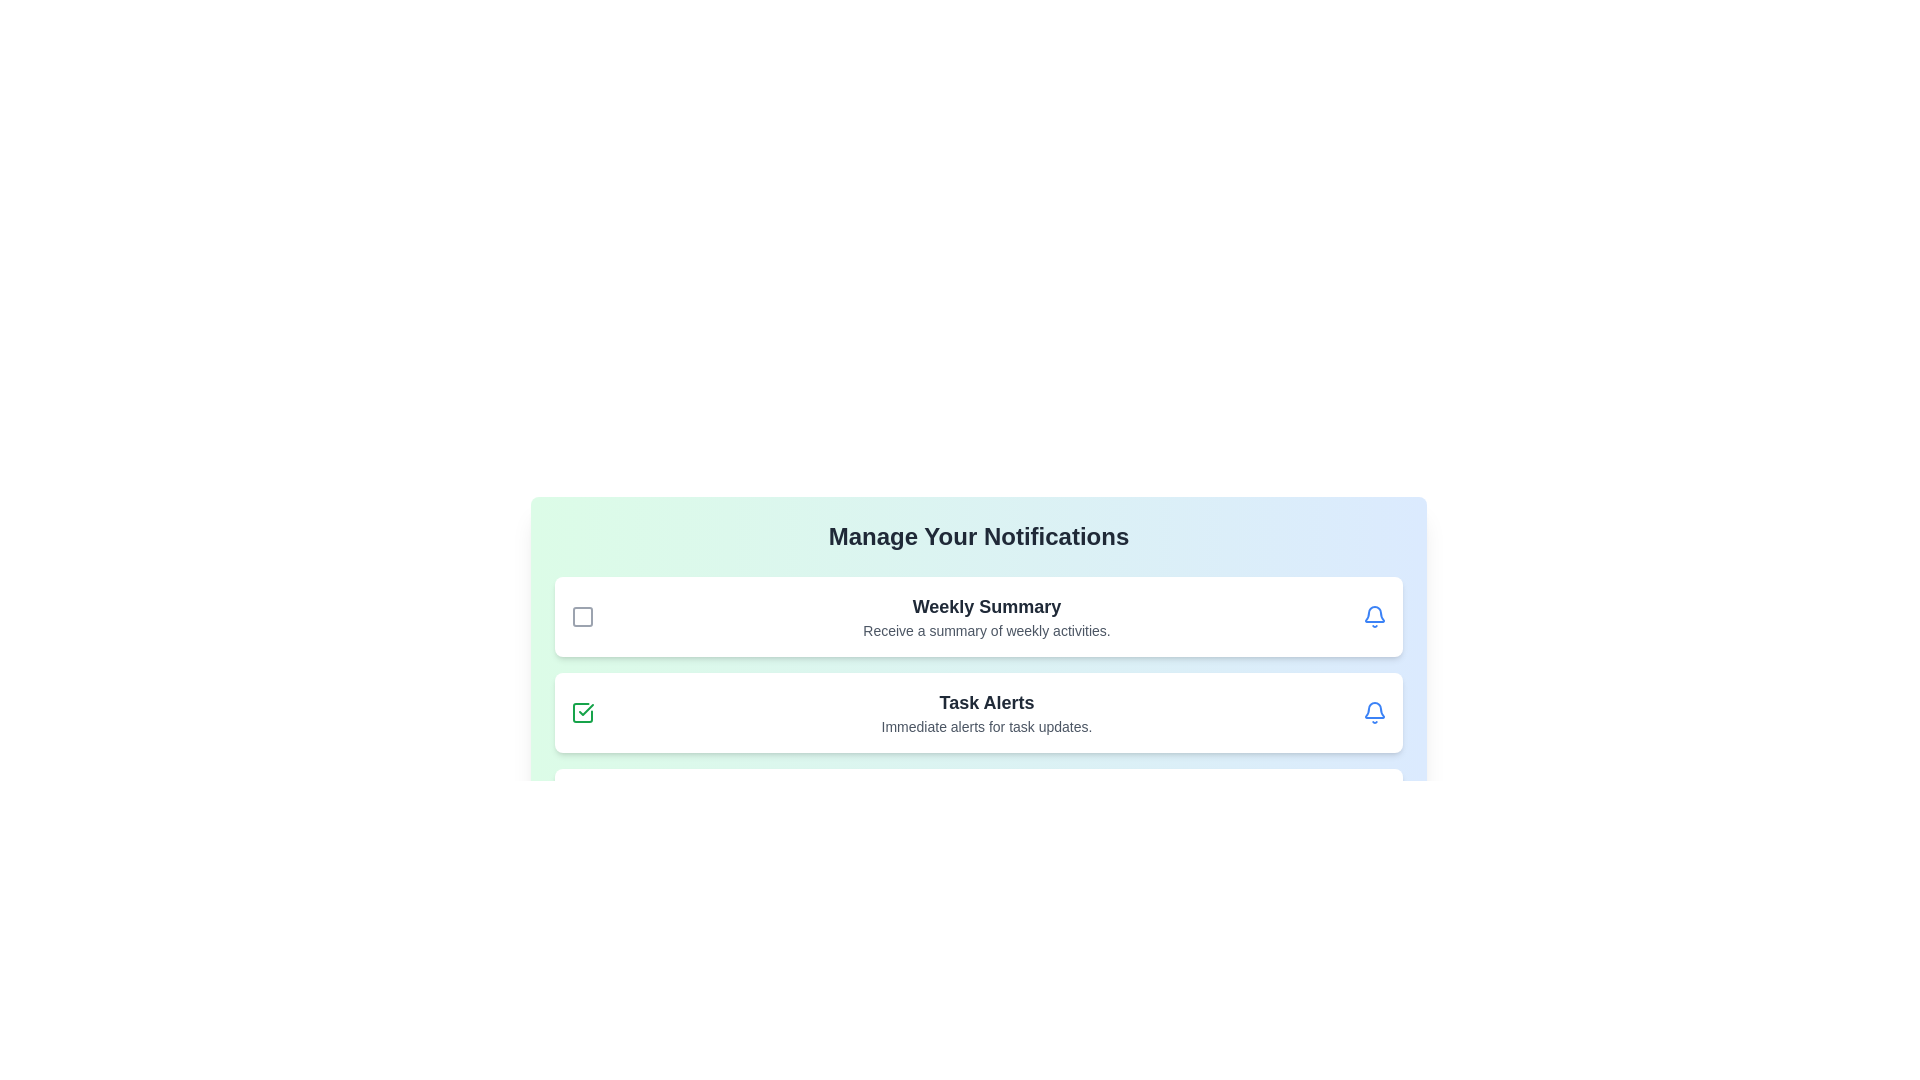  What do you see at coordinates (581, 616) in the screenshot?
I see `the state of the notification icon located to the left of the 'Weekly Summary' label in the notification management panel` at bounding box center [581, 616].